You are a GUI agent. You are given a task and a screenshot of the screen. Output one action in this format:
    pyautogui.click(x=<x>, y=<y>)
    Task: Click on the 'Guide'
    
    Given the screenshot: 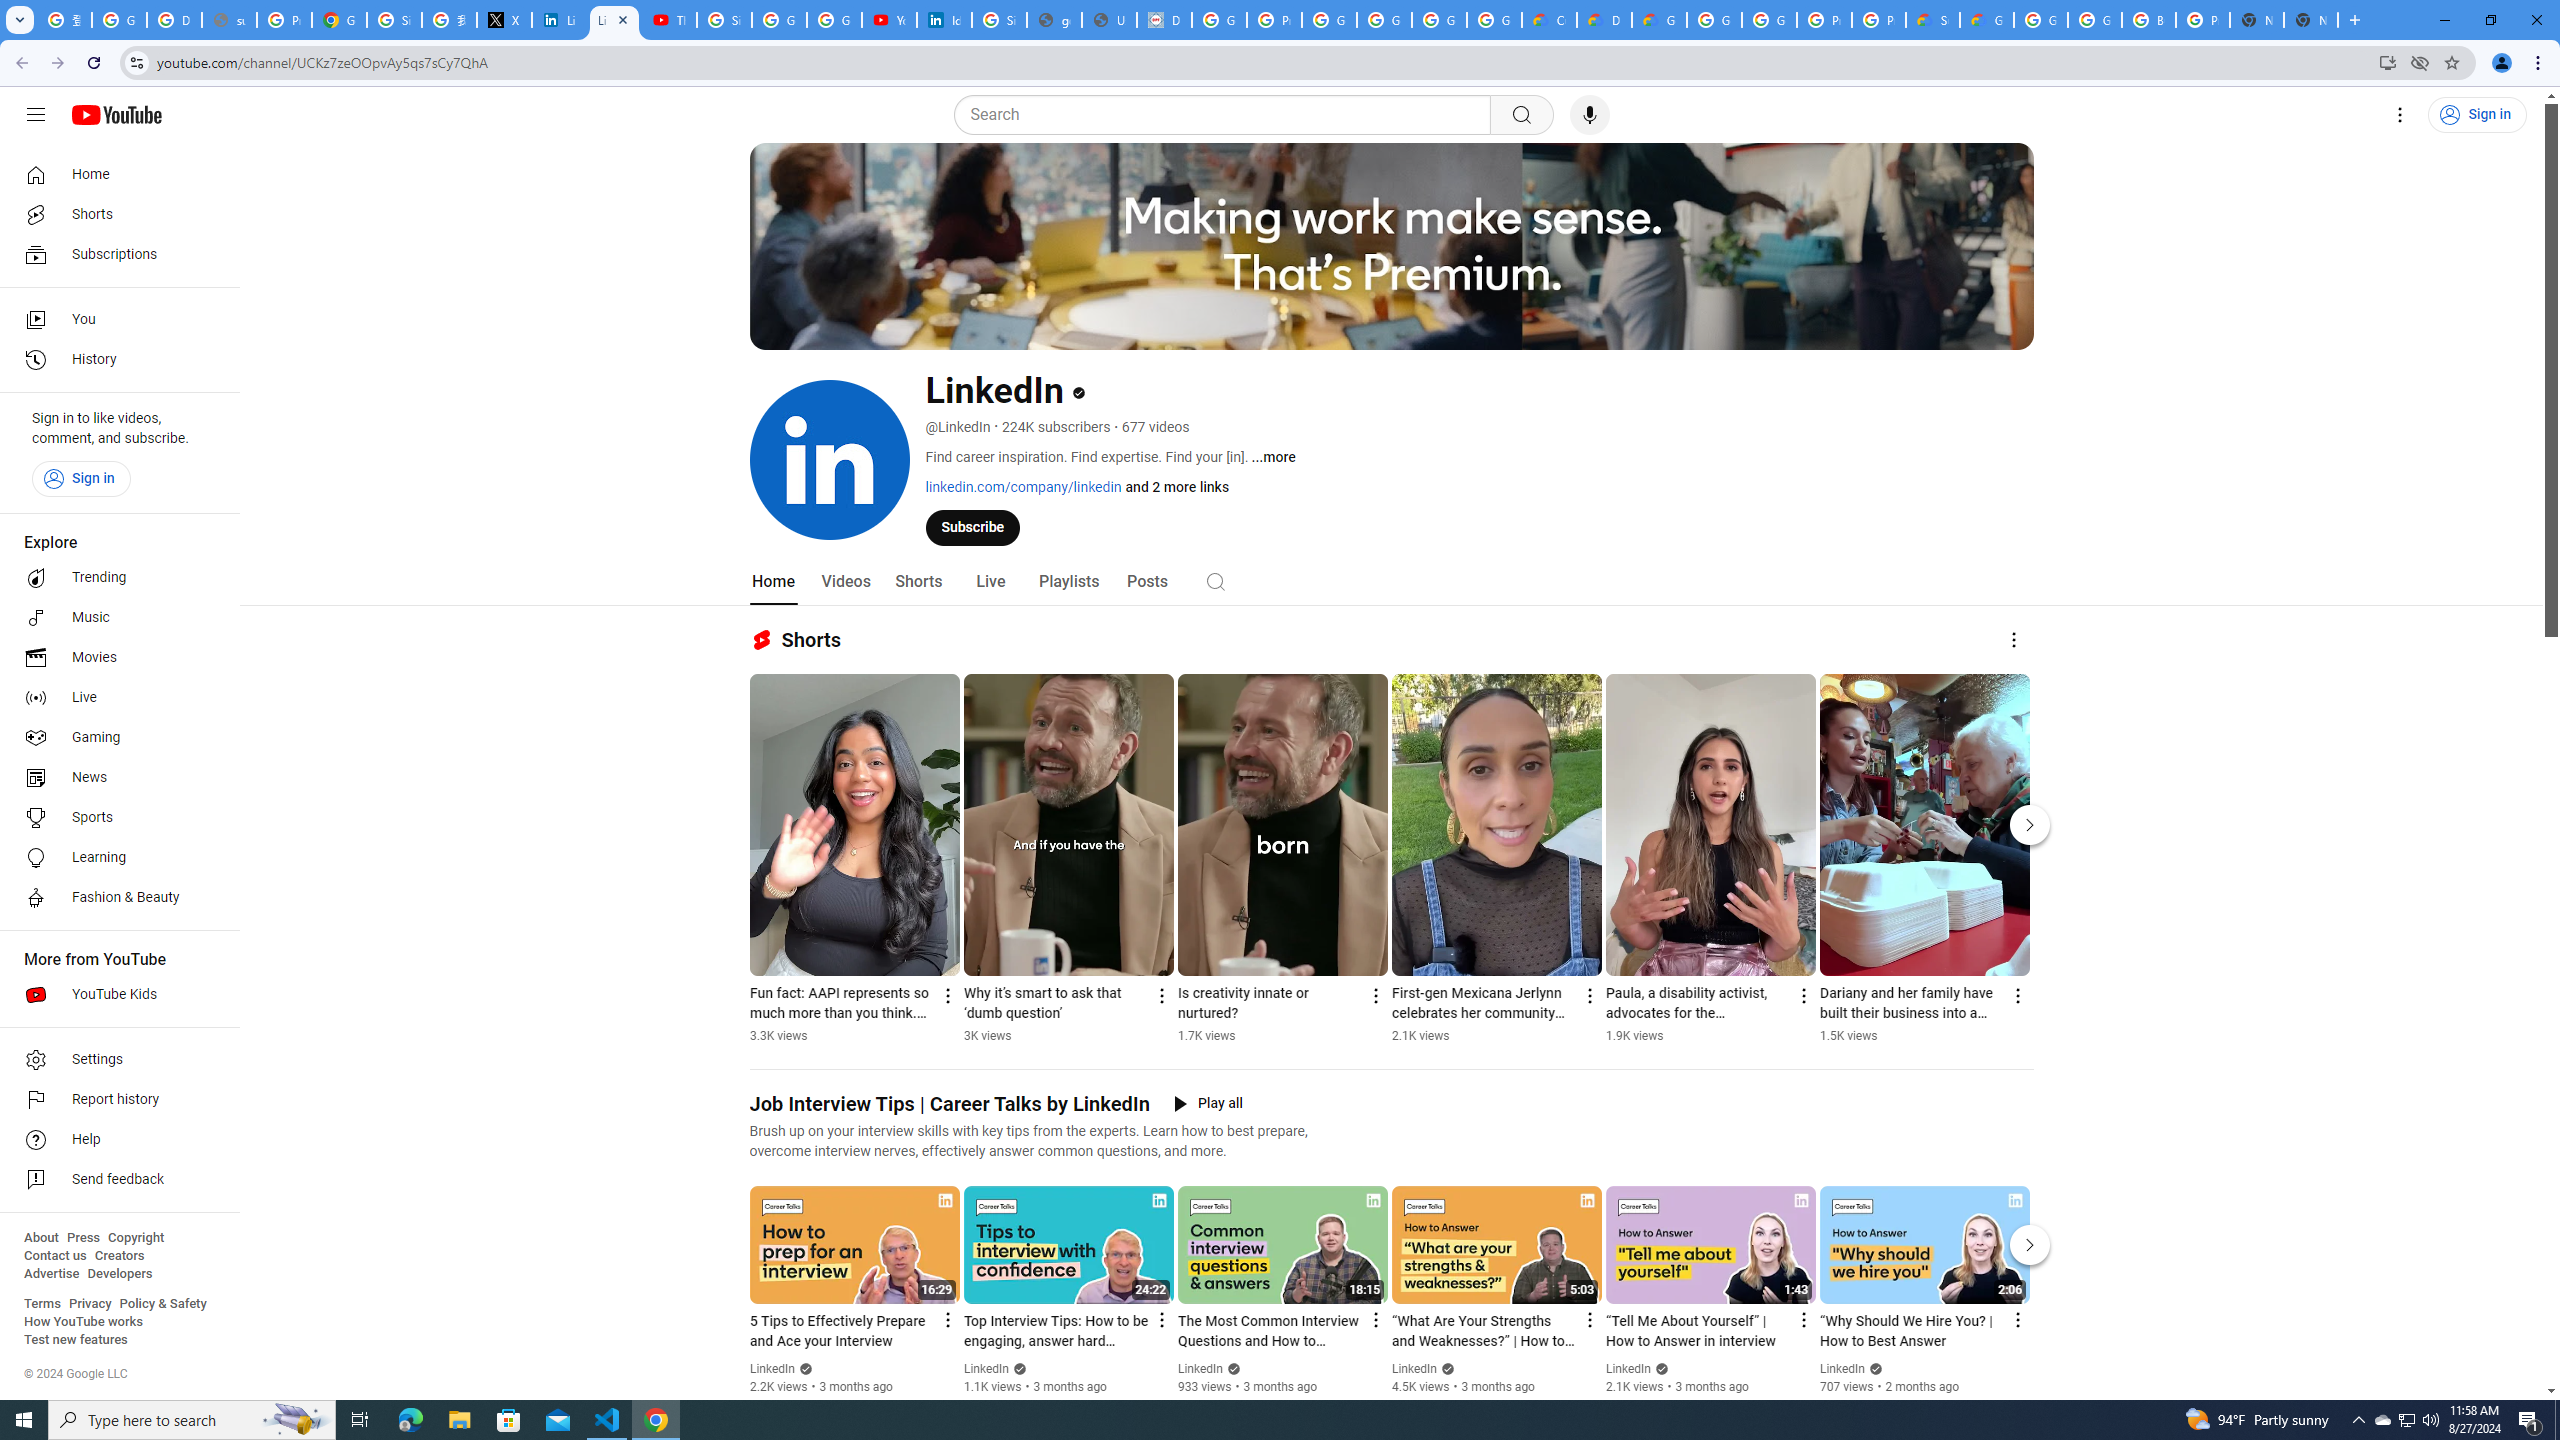 What is the action you would take?
    pyautogui.click(x=34, y=114)
    